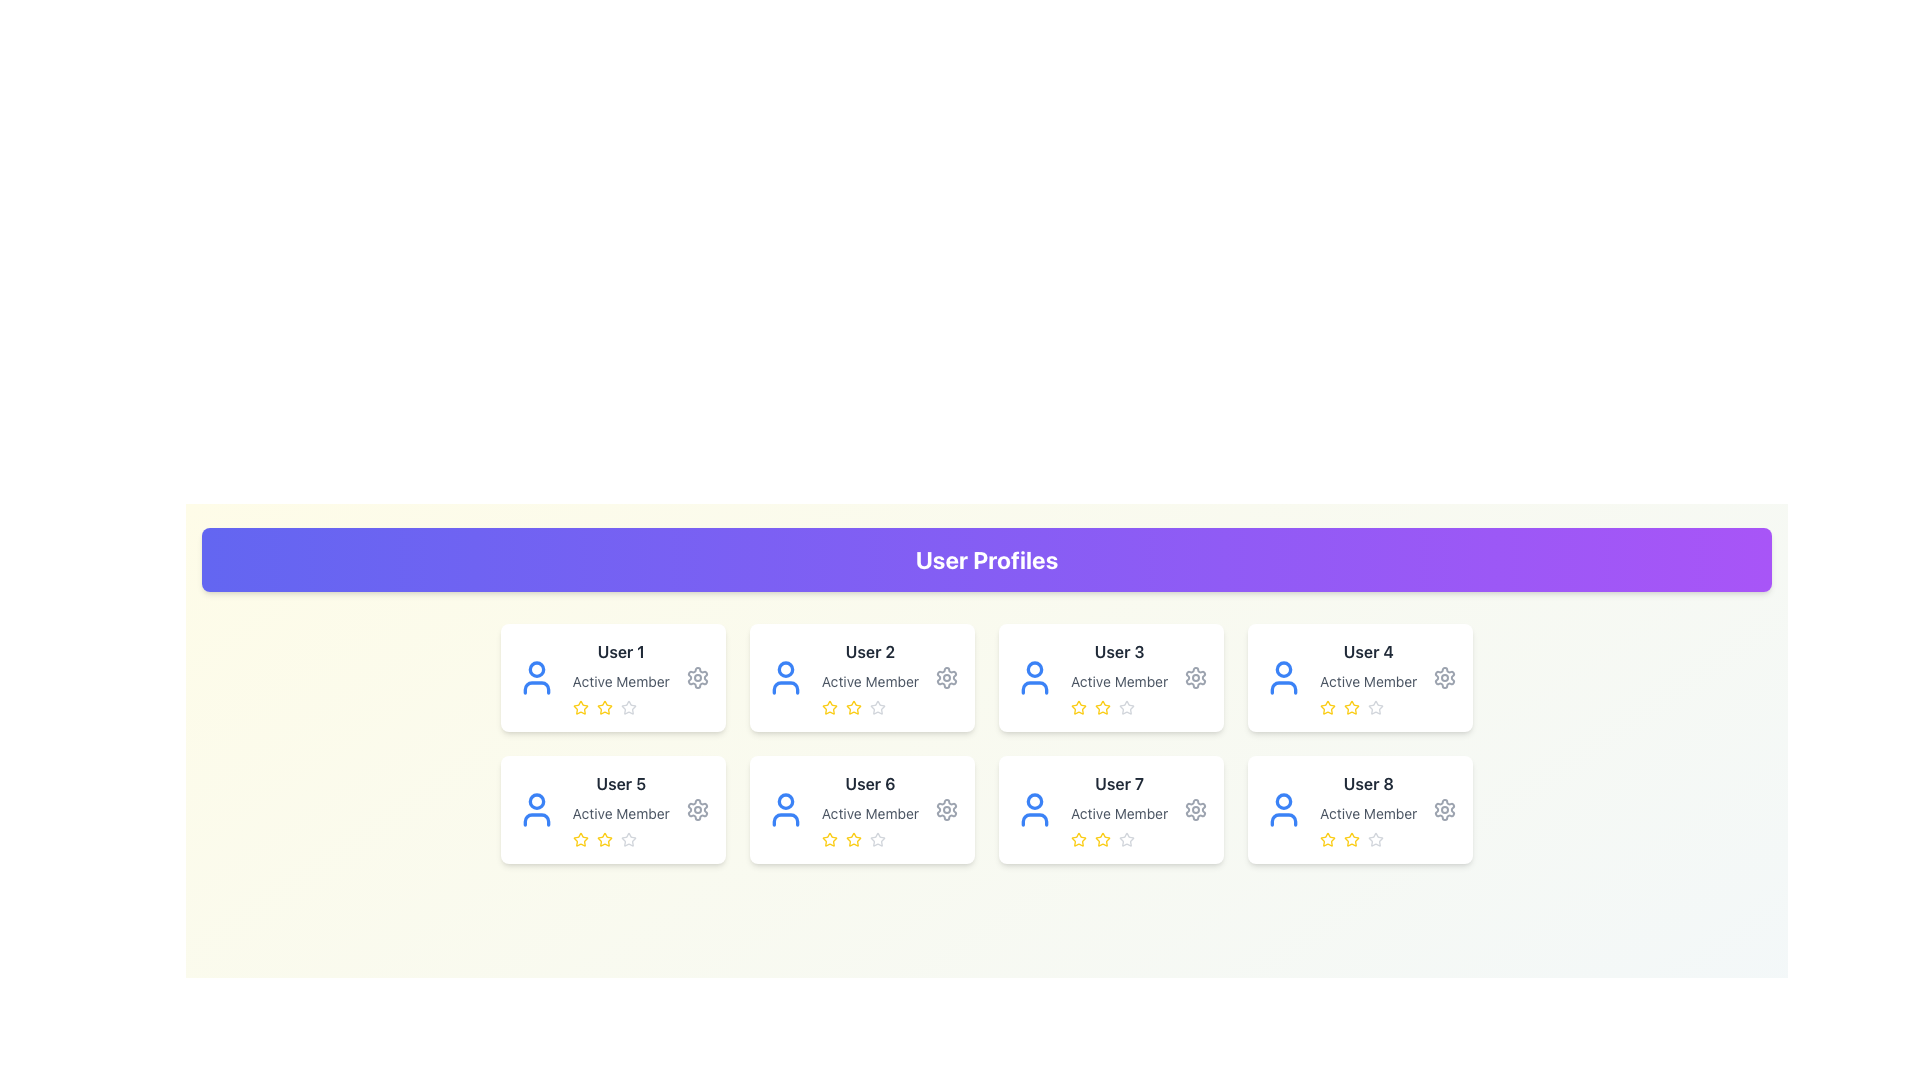  I want to click on the non-interactive text label indicating the membership status of the user associated with the second card in the first row of the grid layout, positioned beneath 'User 2' and above the stars, so click(870, 681).